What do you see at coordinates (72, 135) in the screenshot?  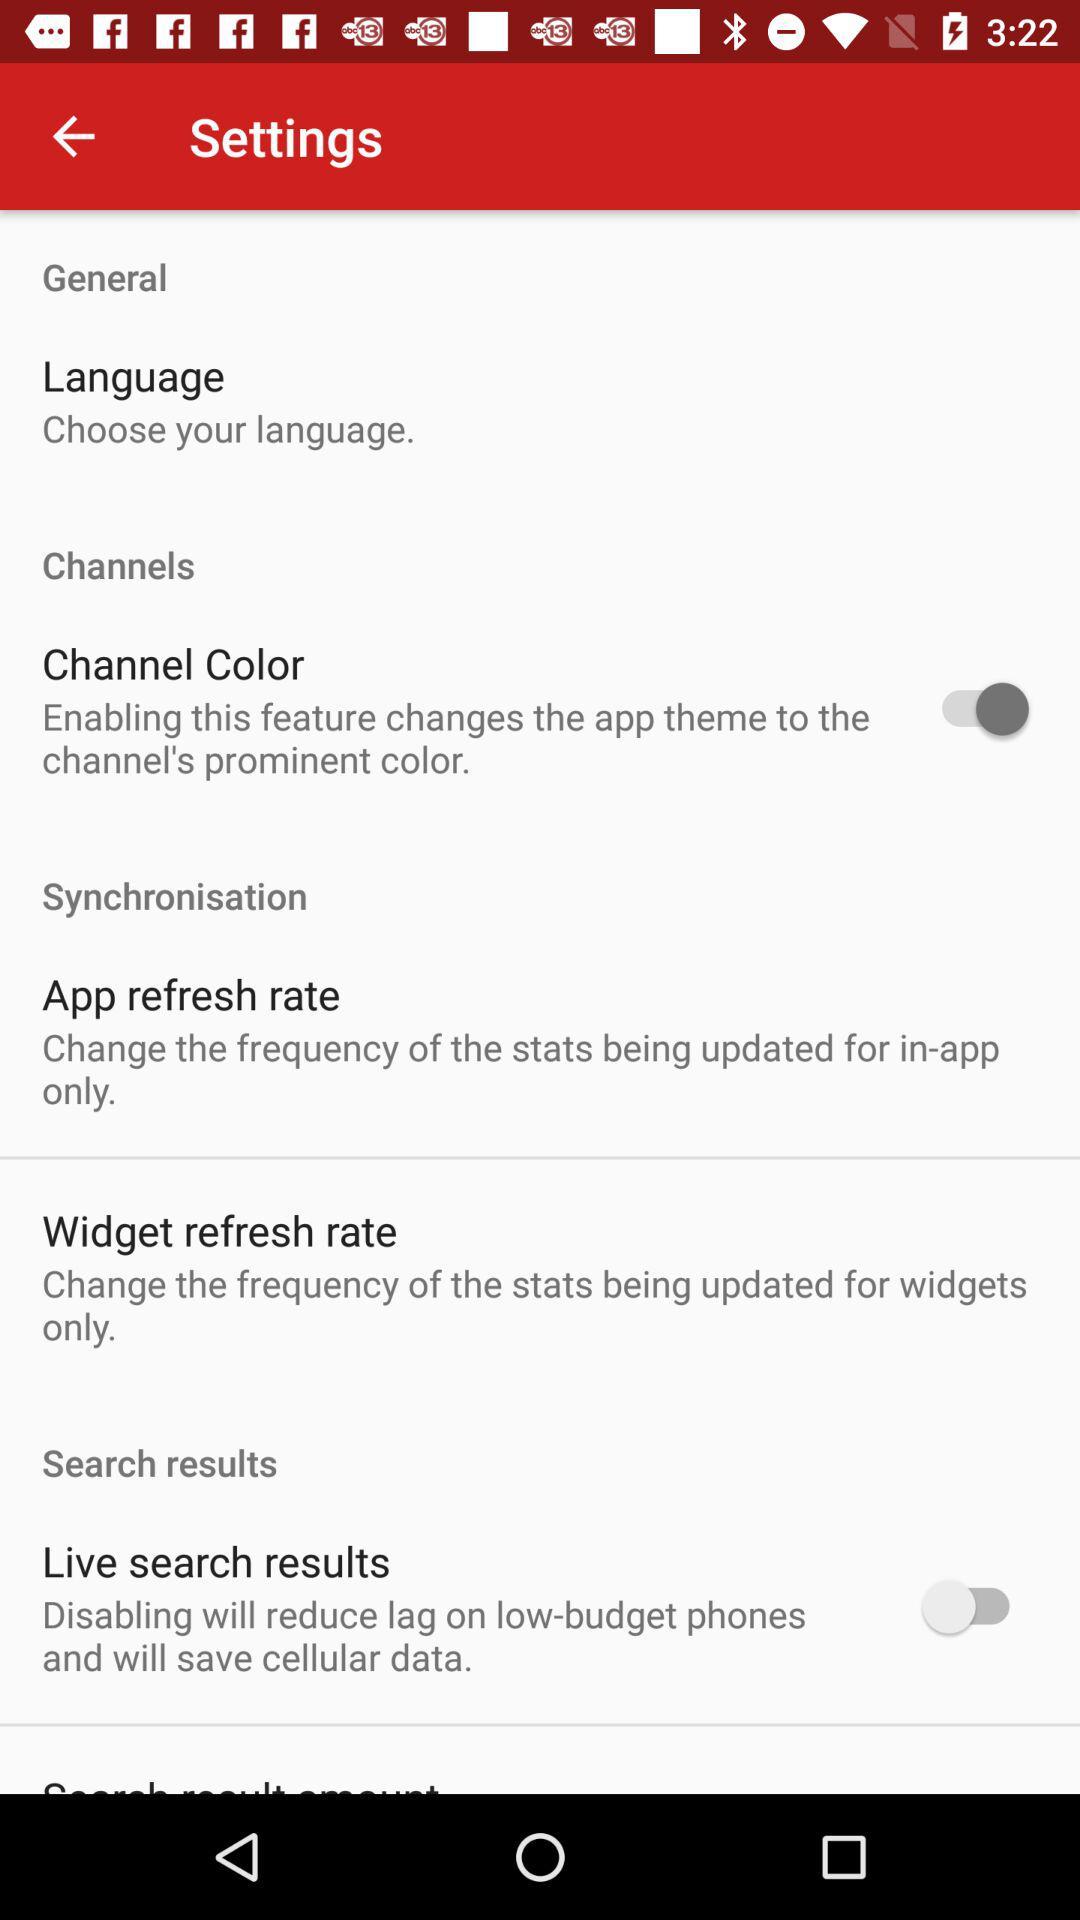 I see `the item above the general` at bounding box center [72, 135].